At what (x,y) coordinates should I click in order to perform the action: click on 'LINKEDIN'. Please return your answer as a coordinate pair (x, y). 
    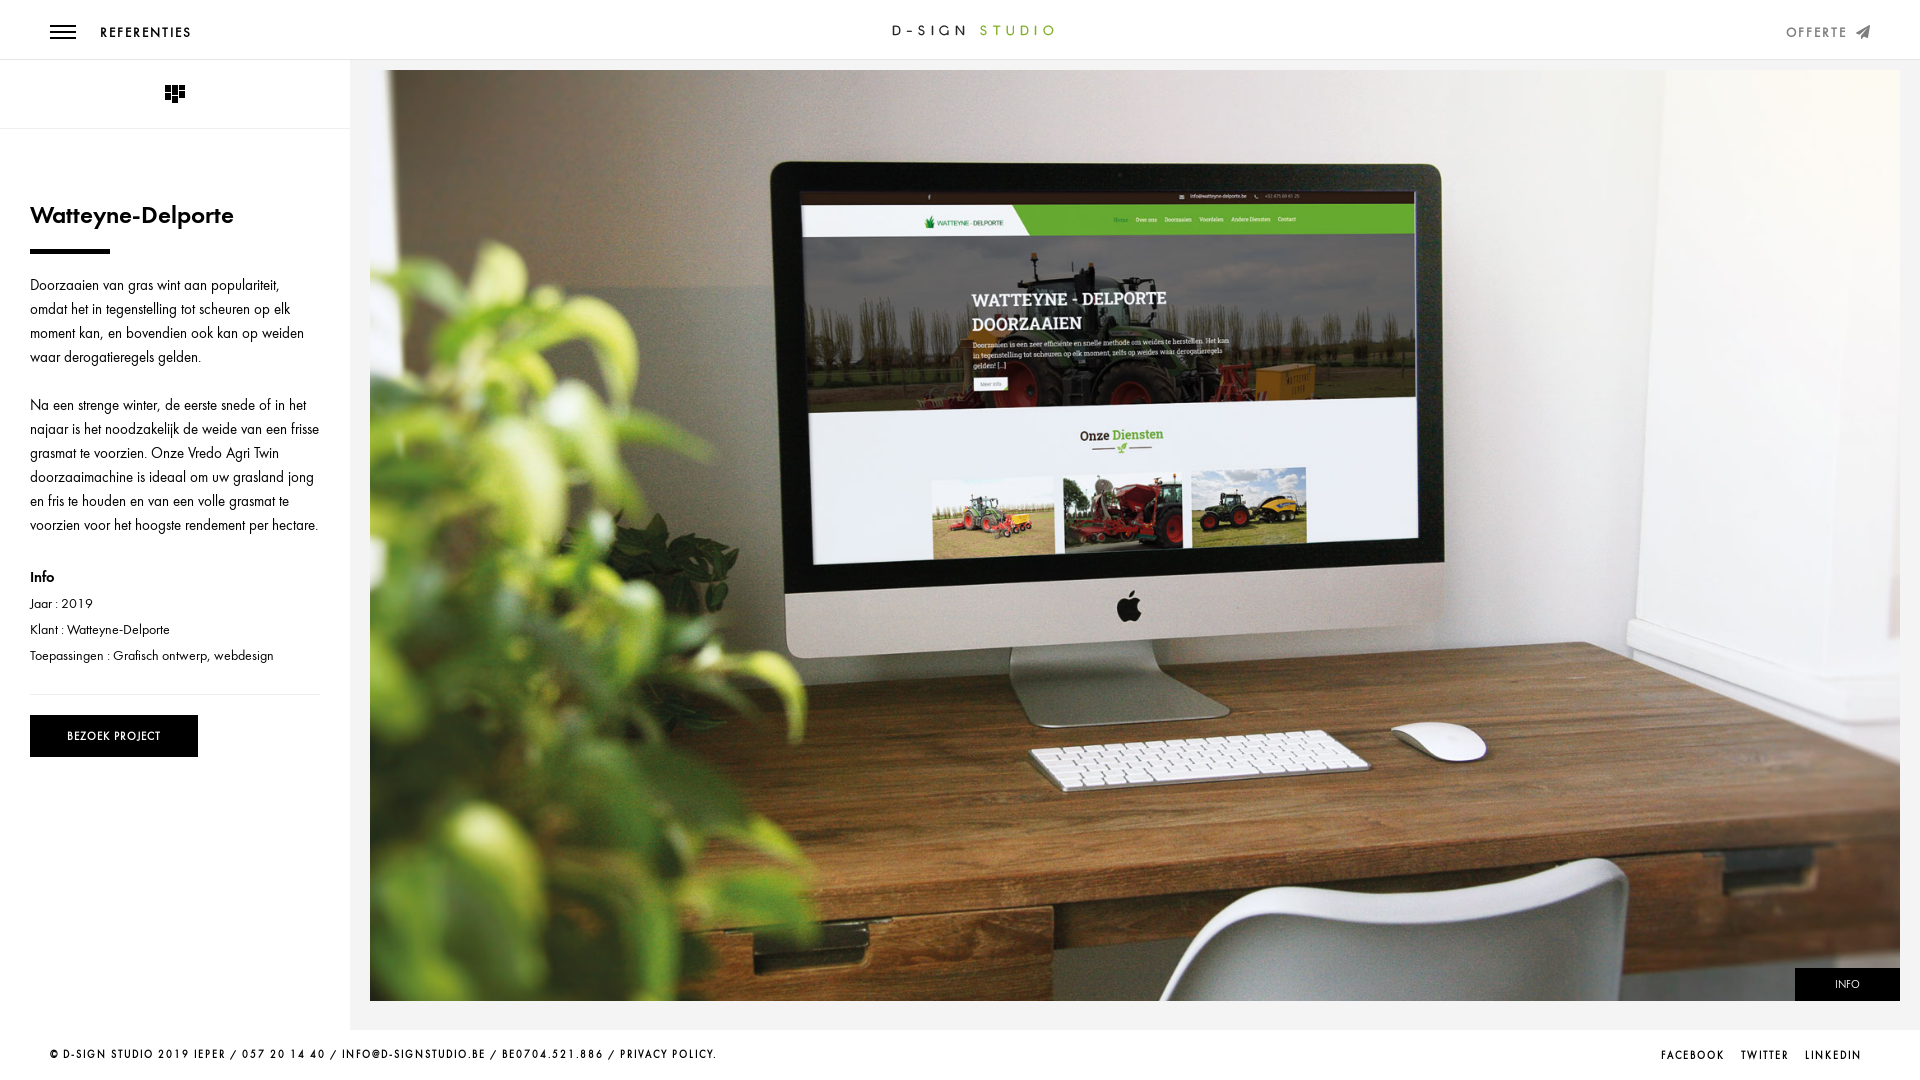
    Looking at the image, I should click on (1833, 1054).